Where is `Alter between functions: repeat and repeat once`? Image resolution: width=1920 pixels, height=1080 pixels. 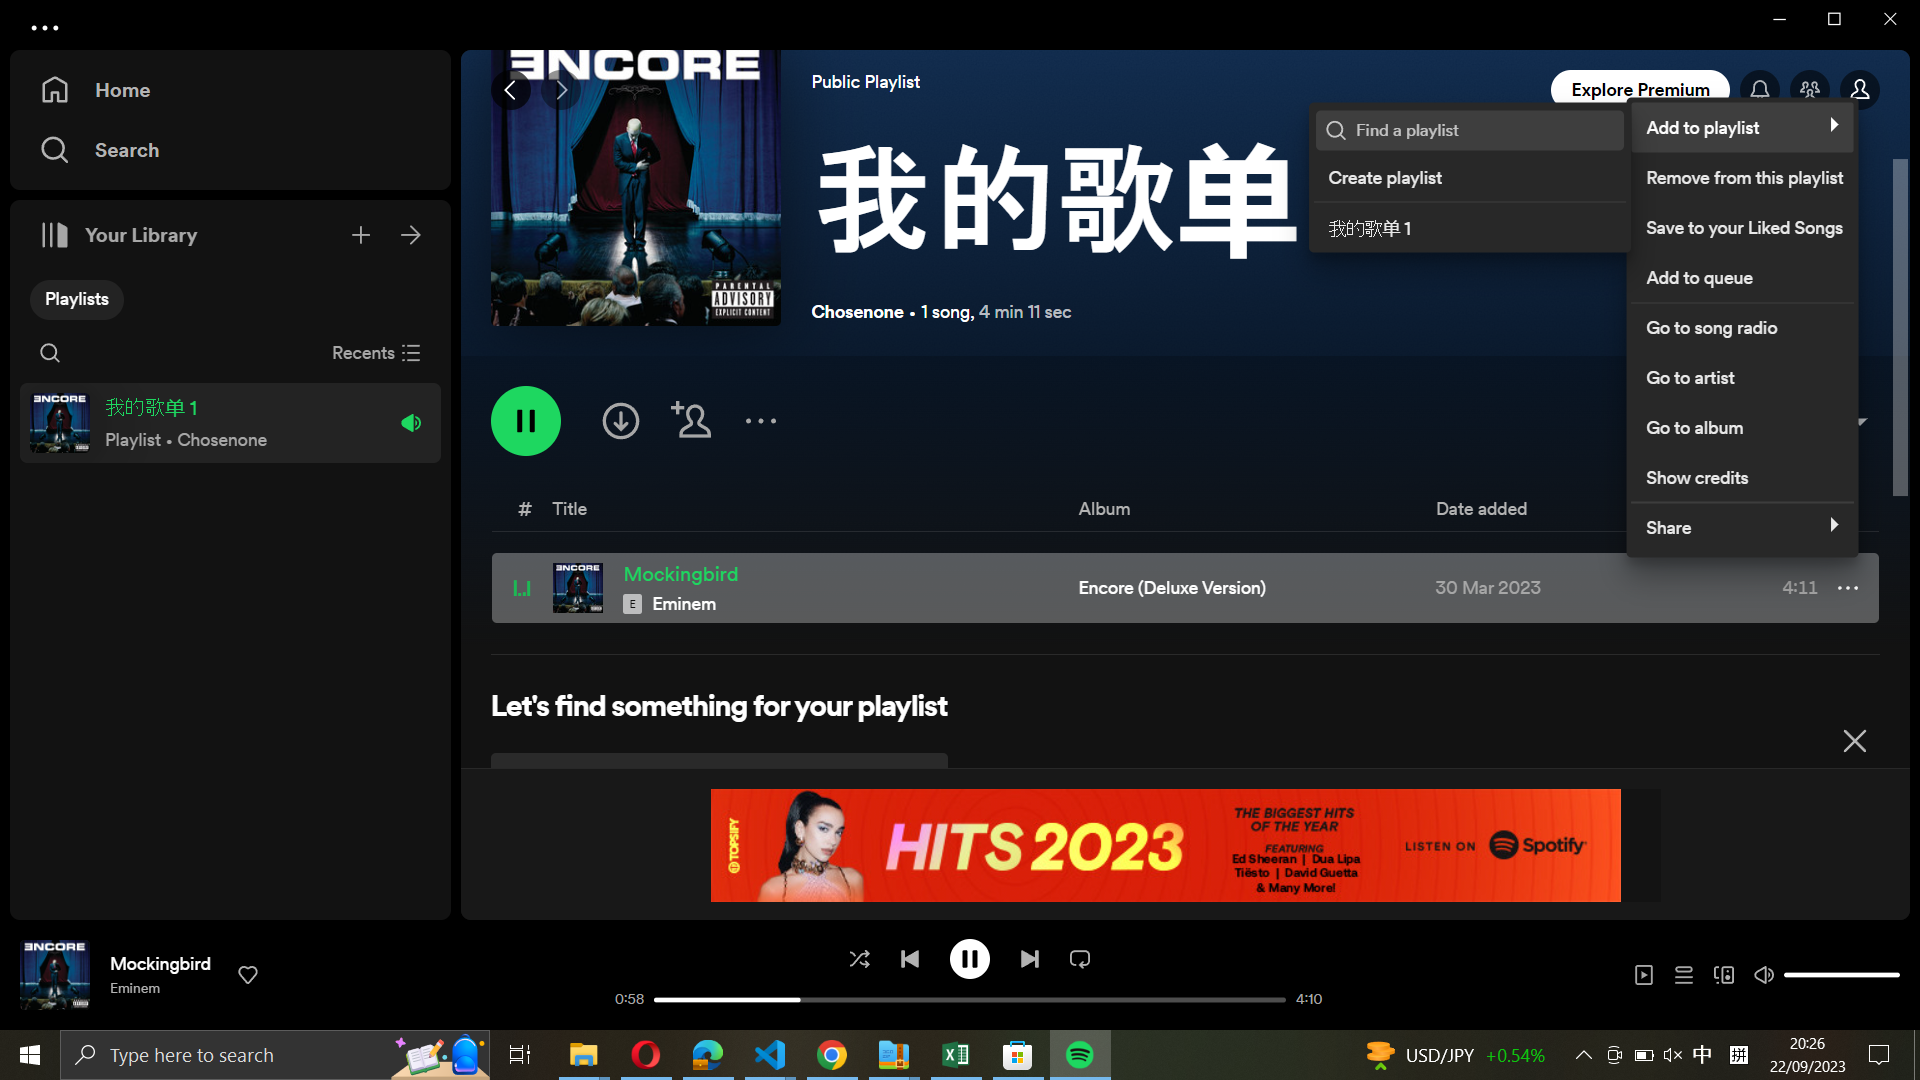 Alter between functions: repeat and repeat once is located at coordinates (1079, 956).